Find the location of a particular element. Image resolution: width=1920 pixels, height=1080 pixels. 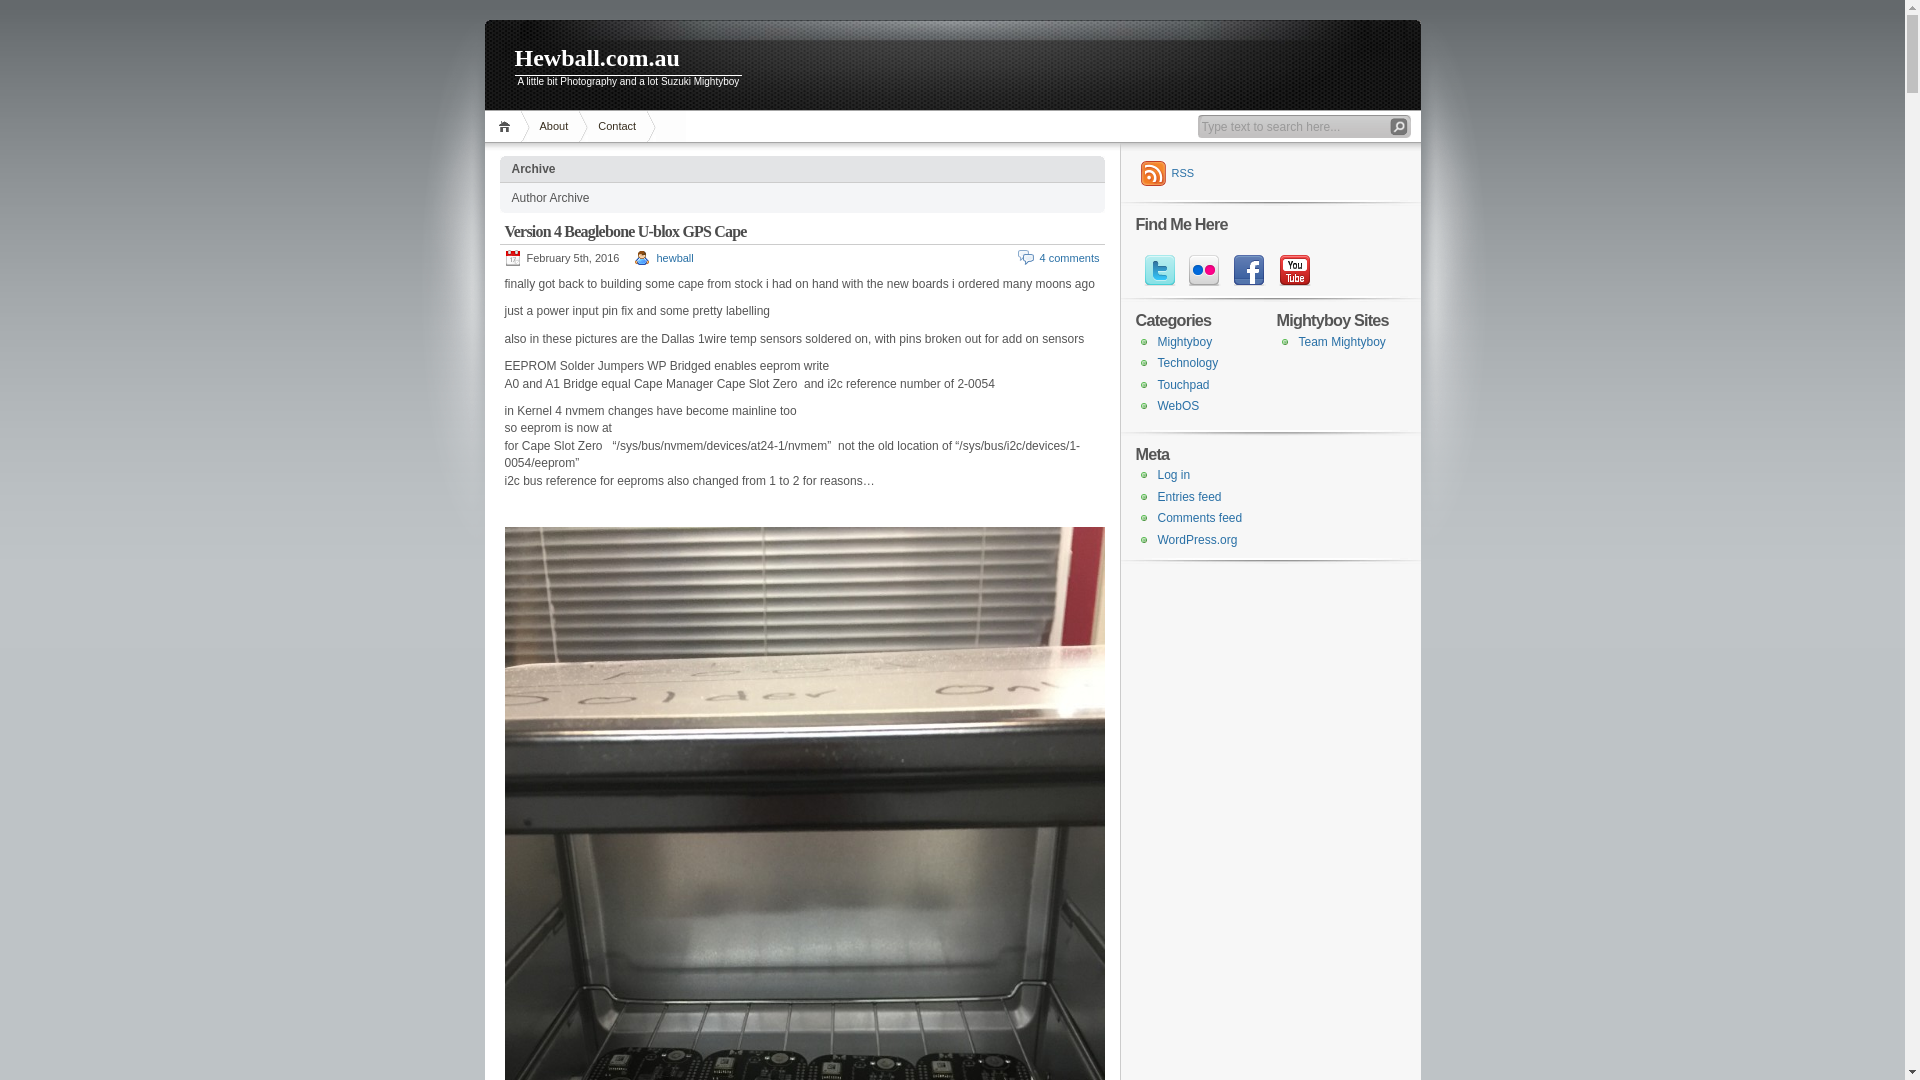

'Contact' is located at coordinates (616, 126).